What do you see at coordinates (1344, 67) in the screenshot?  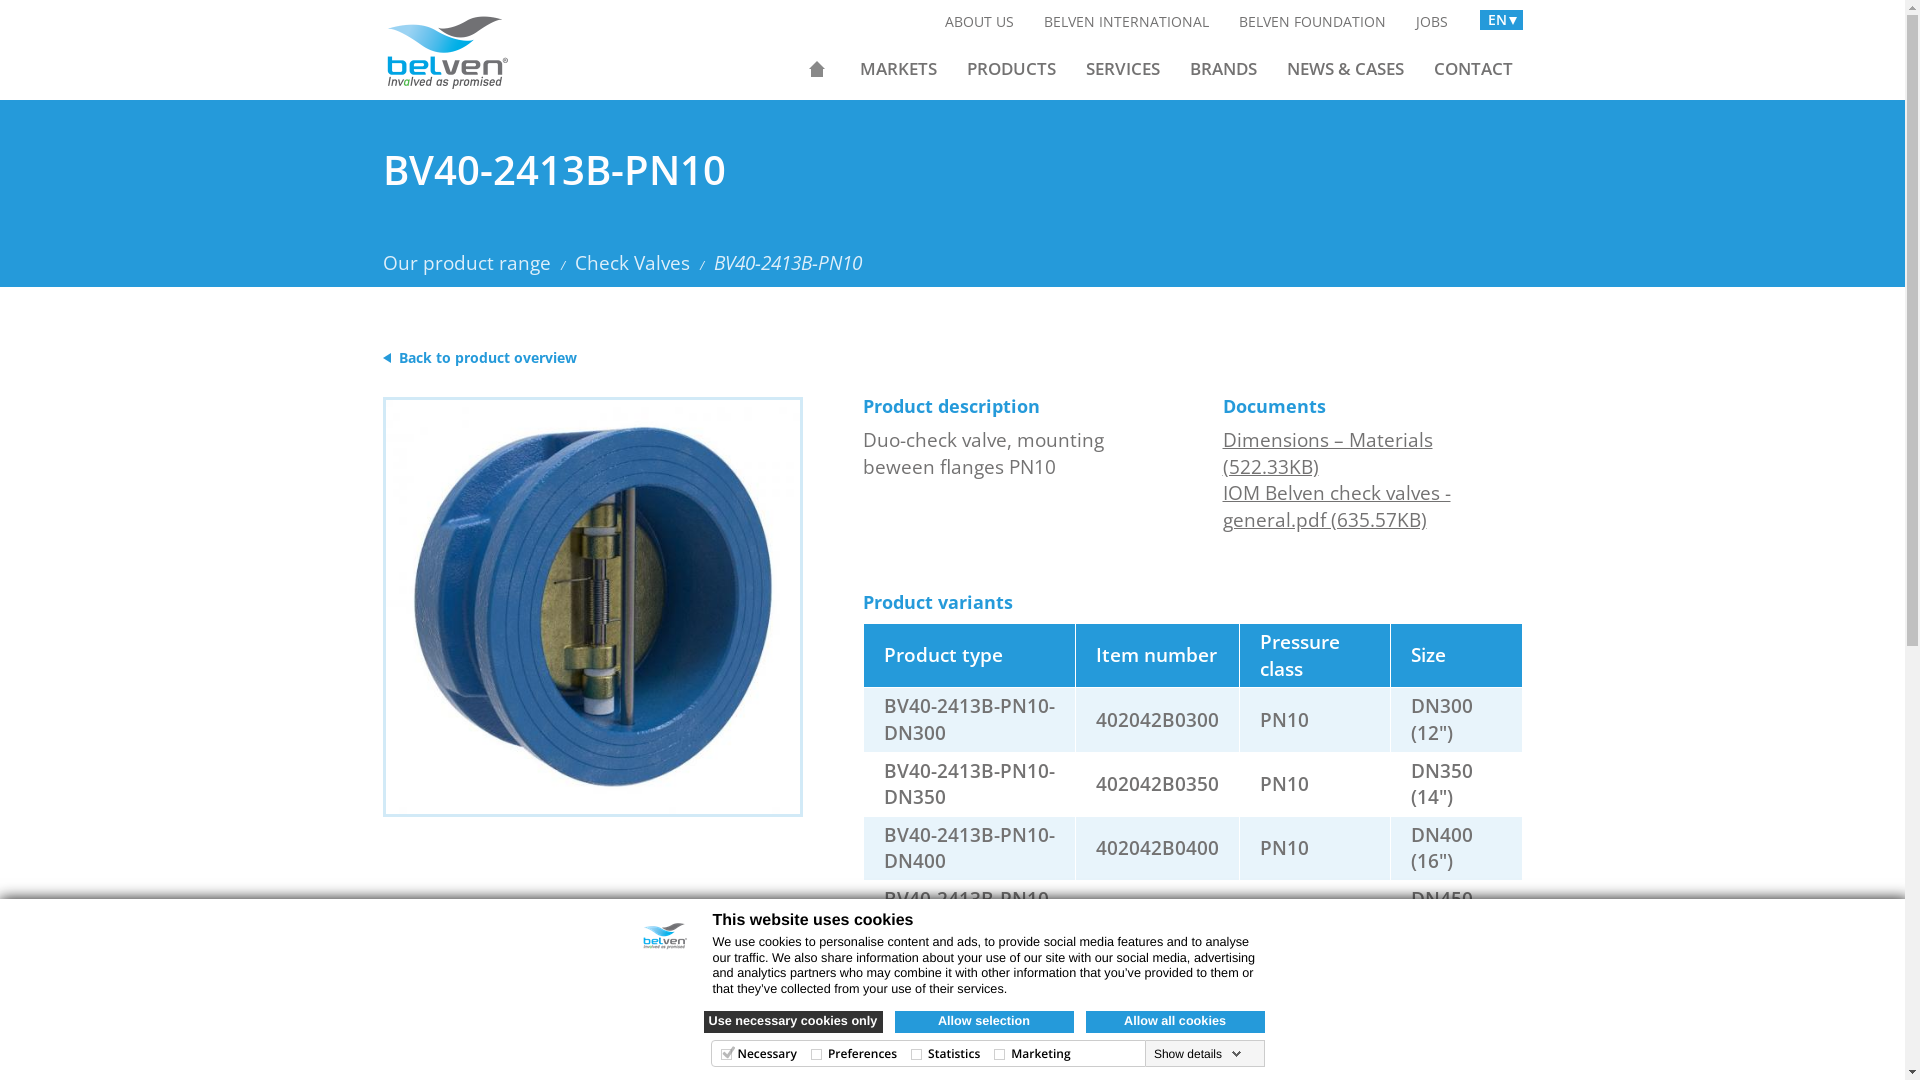 I see `'NEWS & CASES'` at bounding box center [1344, 67].